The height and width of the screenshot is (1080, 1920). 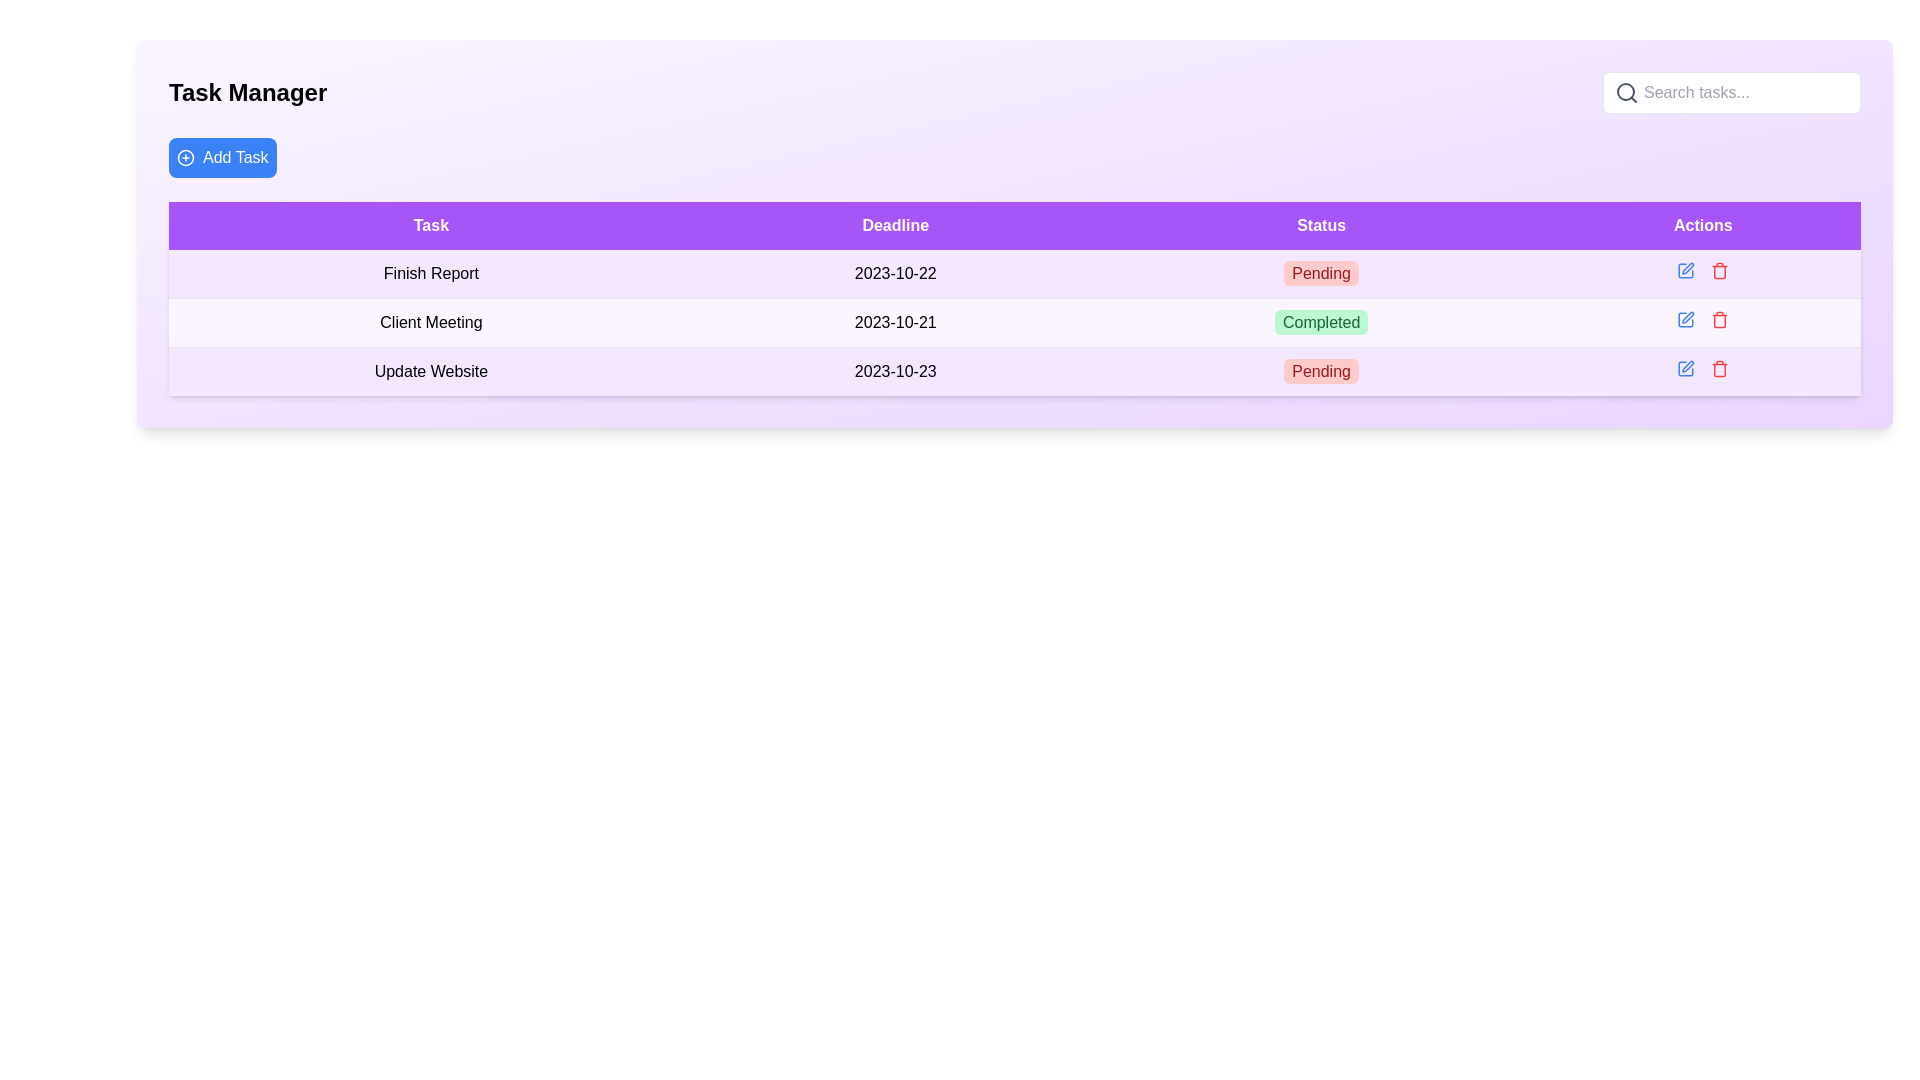 What do you see at coordinates (894, 274) in the screenshot?
I see `displayed date '2023-10-22' from the Text label located in the second row under the 'Deadline' column of the table, which is centrally aligned with the task name 'Finish Report' on the left and status 'Pending' on the right` at bounding box center [894, 274].